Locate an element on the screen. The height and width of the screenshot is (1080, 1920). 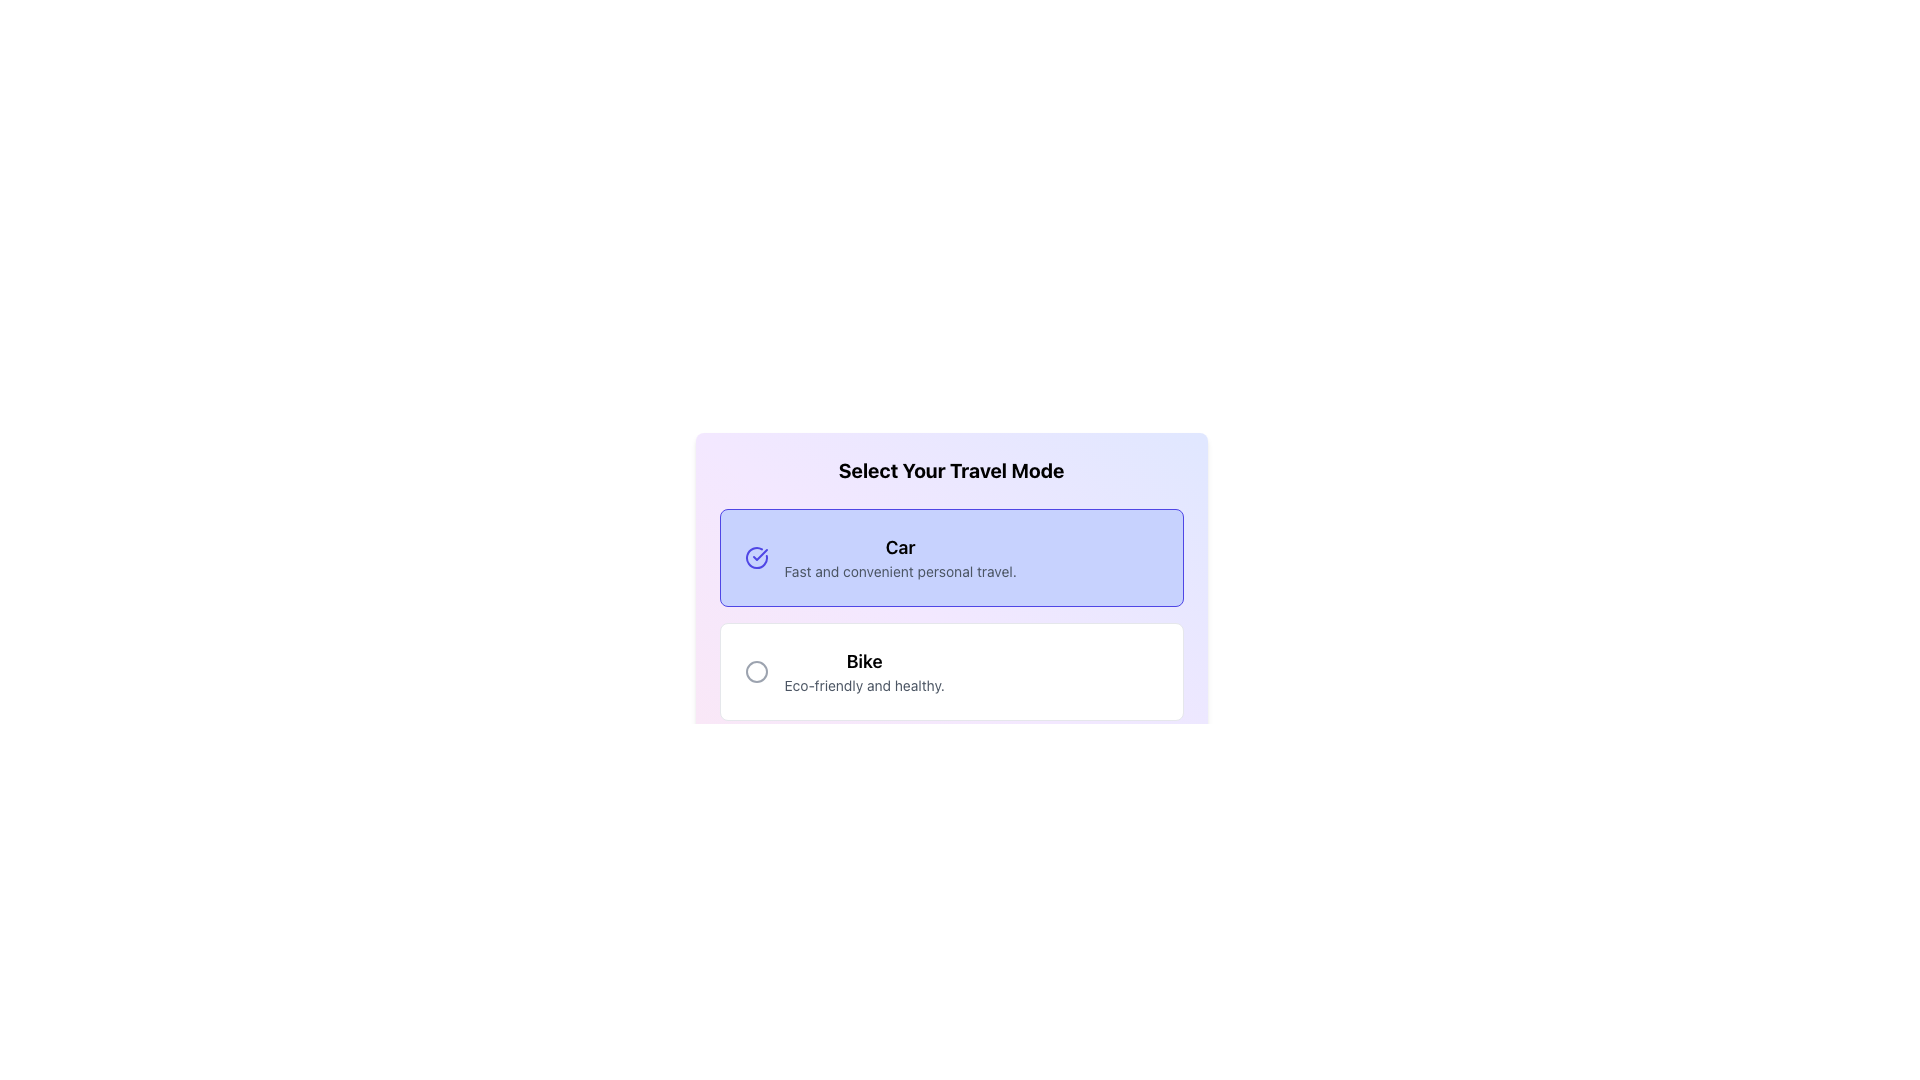
the unselected circular outline radio button in the 'Select Your Travel Mode' section labeled 'Bike' is located at coordinates (755, 671).